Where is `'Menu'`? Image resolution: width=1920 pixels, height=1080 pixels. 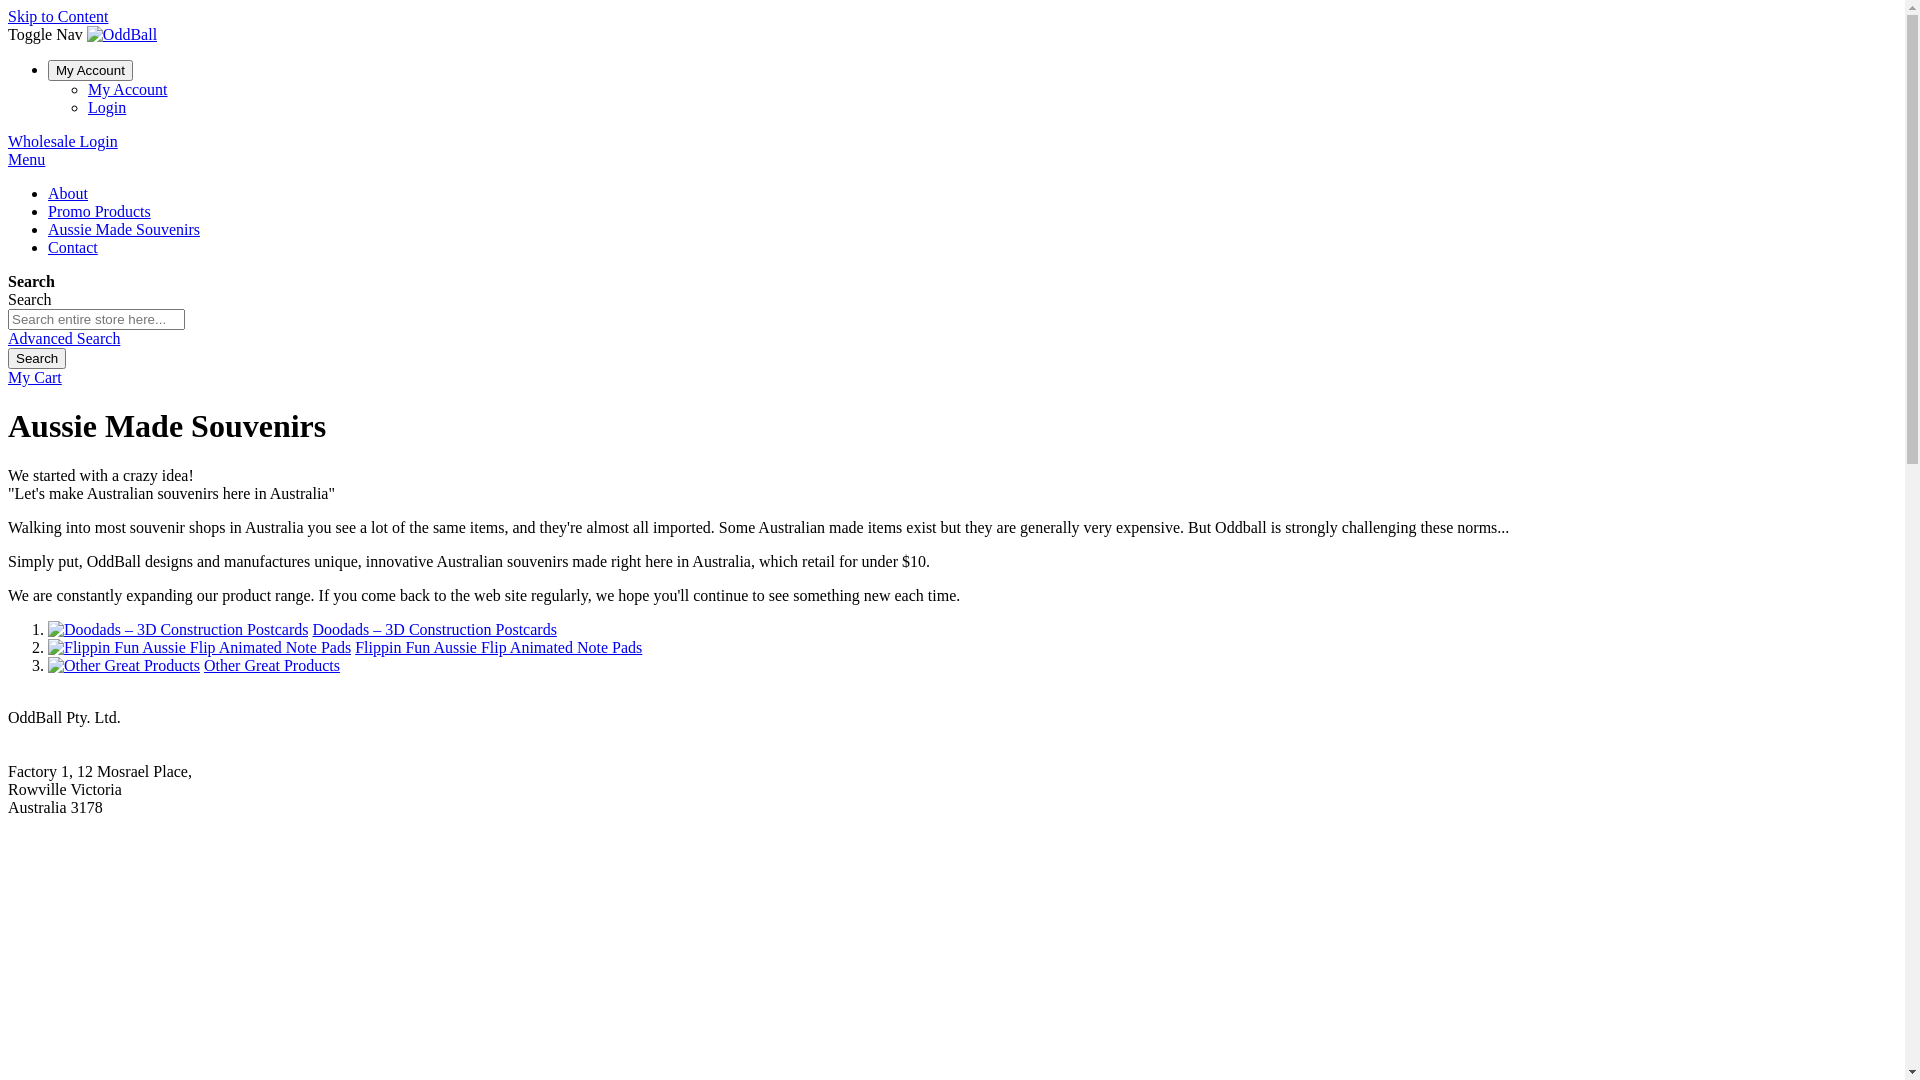 'Menu' is located at coordinates (26, 158).